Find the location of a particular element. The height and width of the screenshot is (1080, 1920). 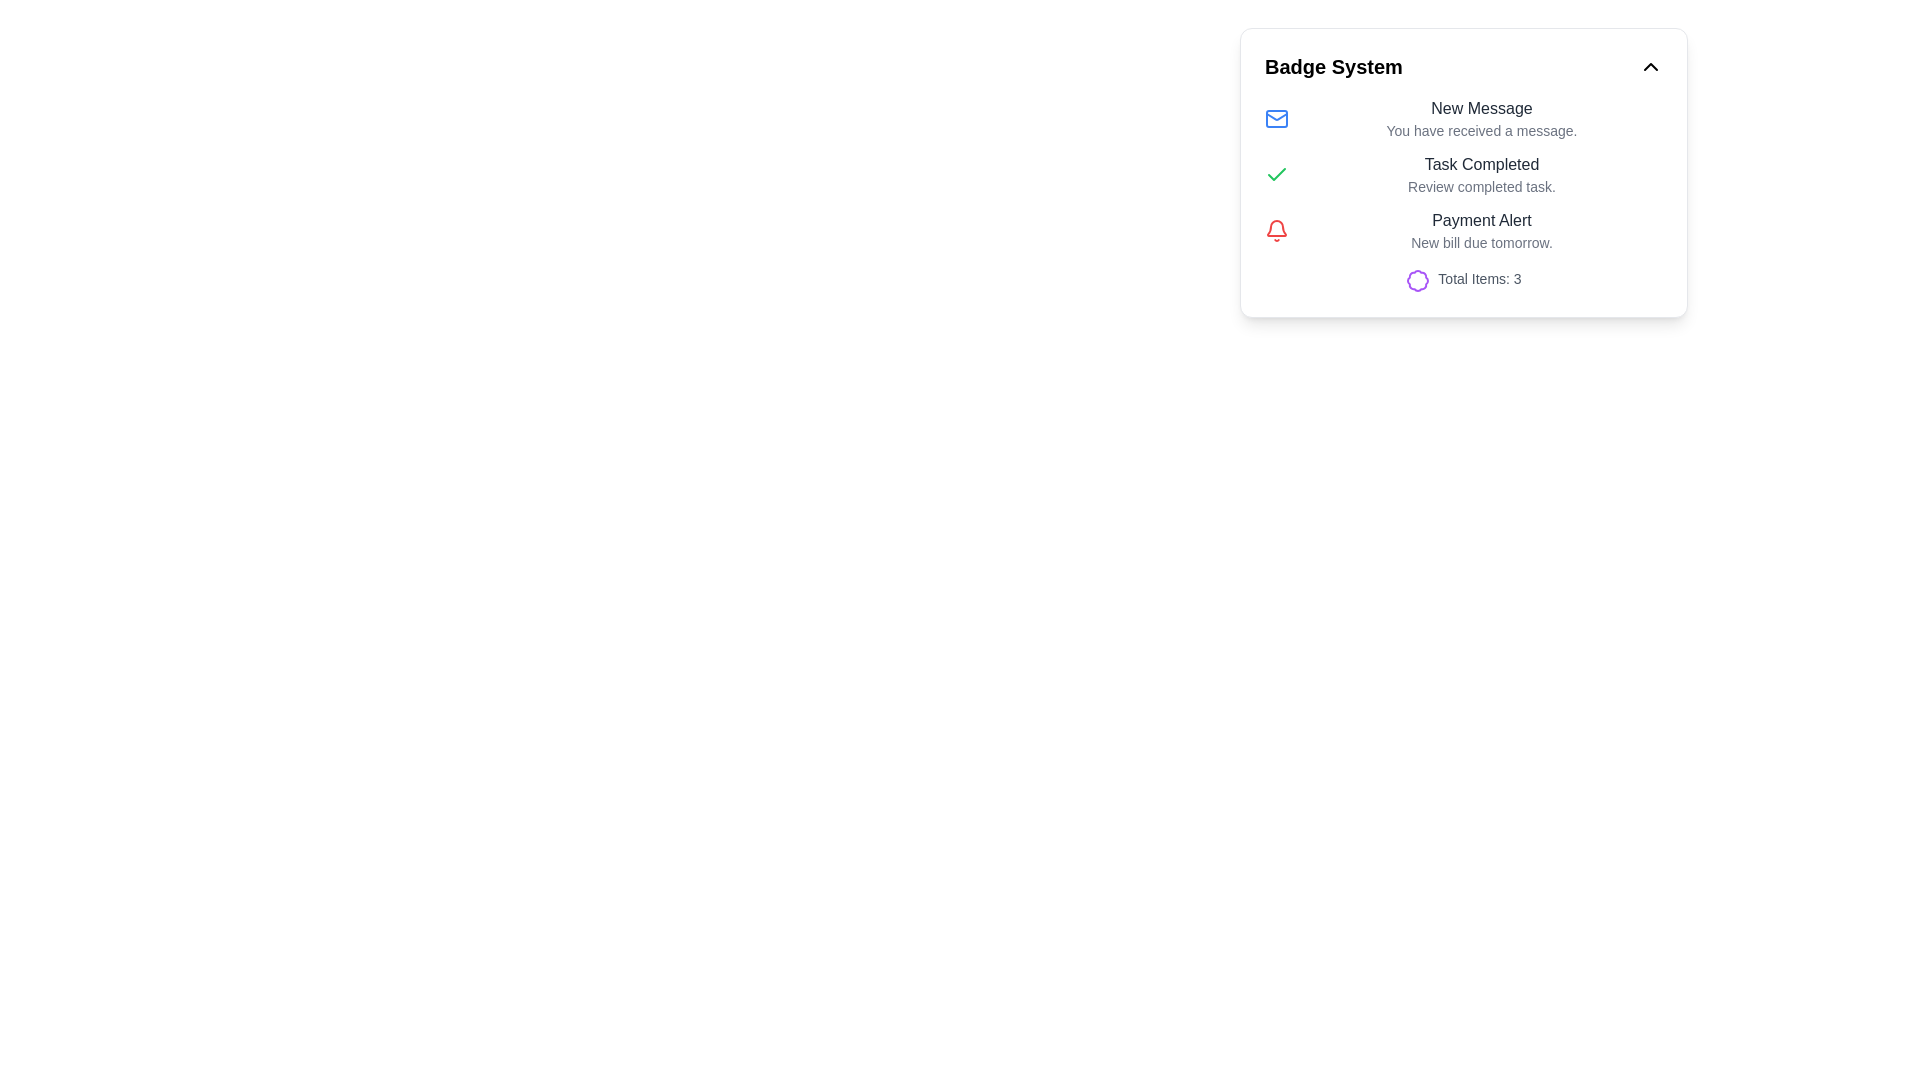

text element displaying the total item count located in the bottom-right part of the 'Badge System' group, positioned immediately to the right of the circular badge icon is located at coordinates (1479, 281).